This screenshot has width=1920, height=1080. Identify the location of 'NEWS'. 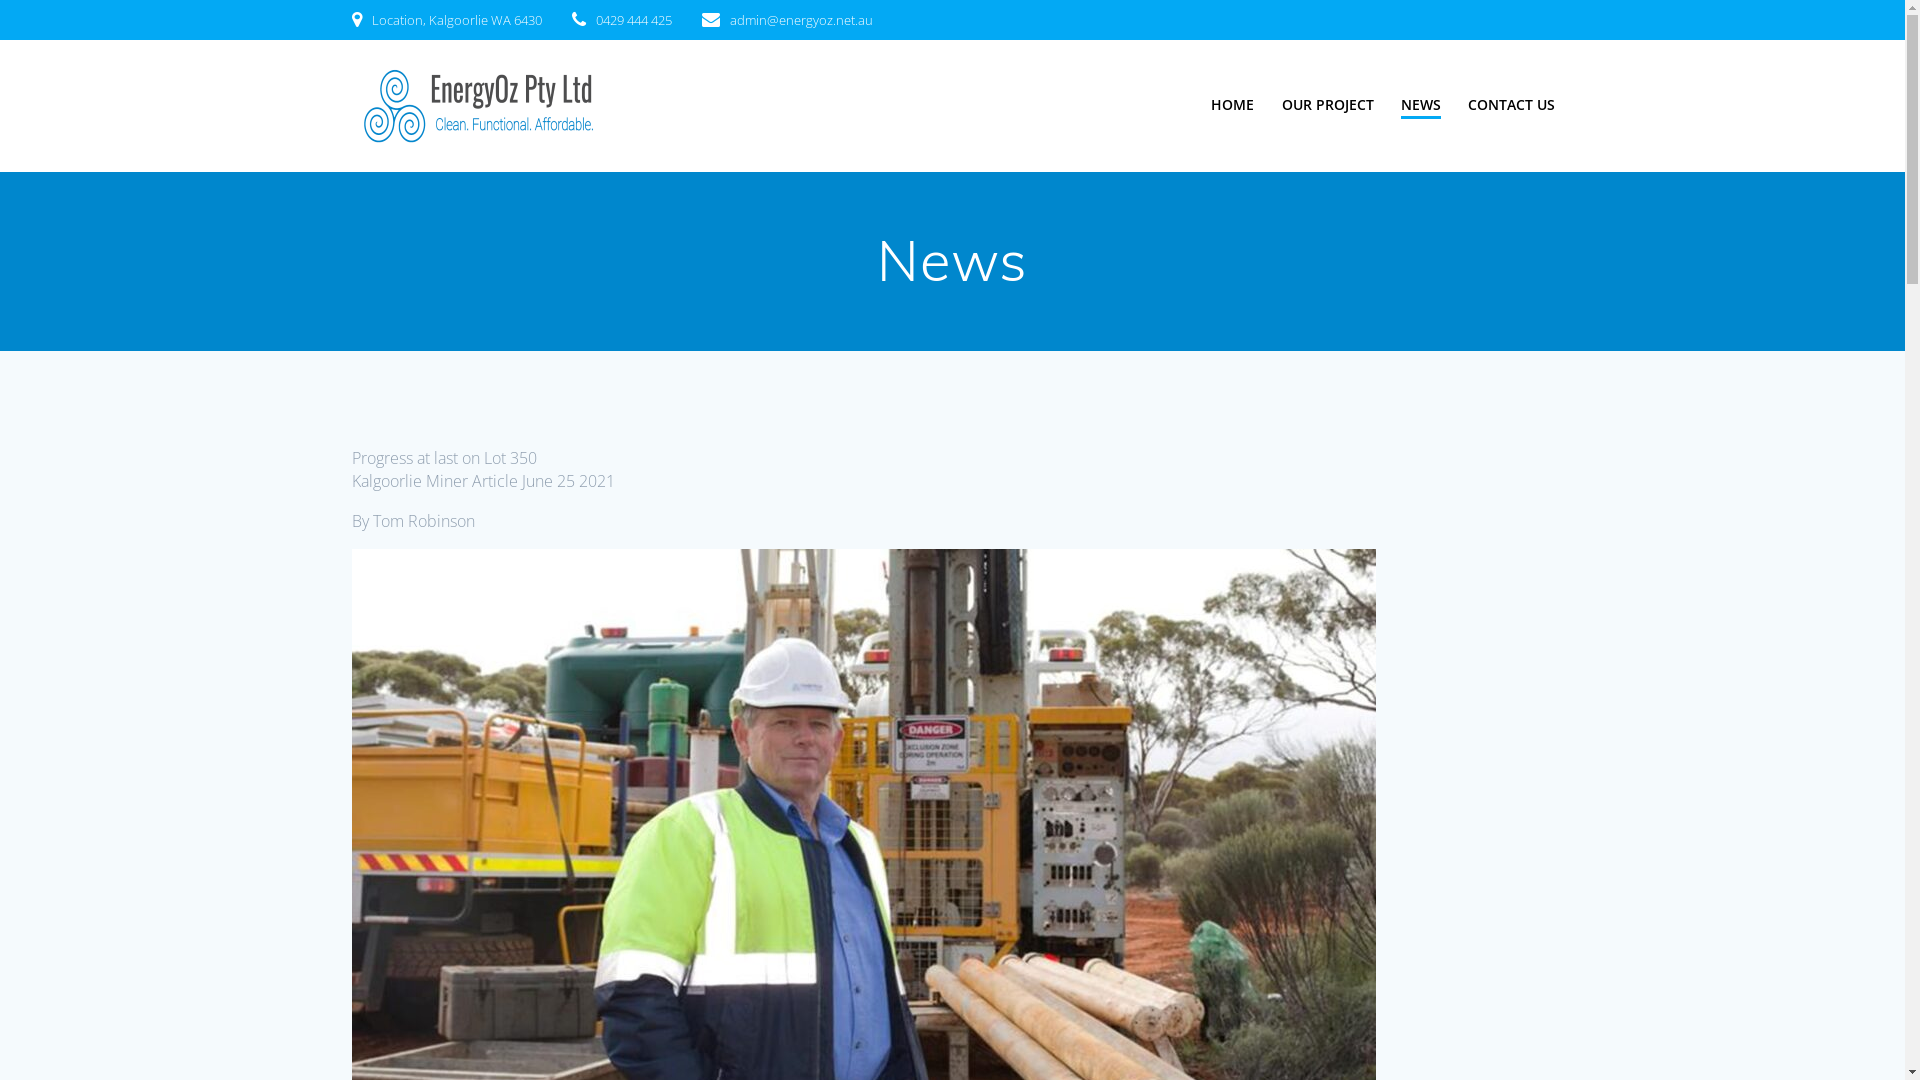
(1419, 105).